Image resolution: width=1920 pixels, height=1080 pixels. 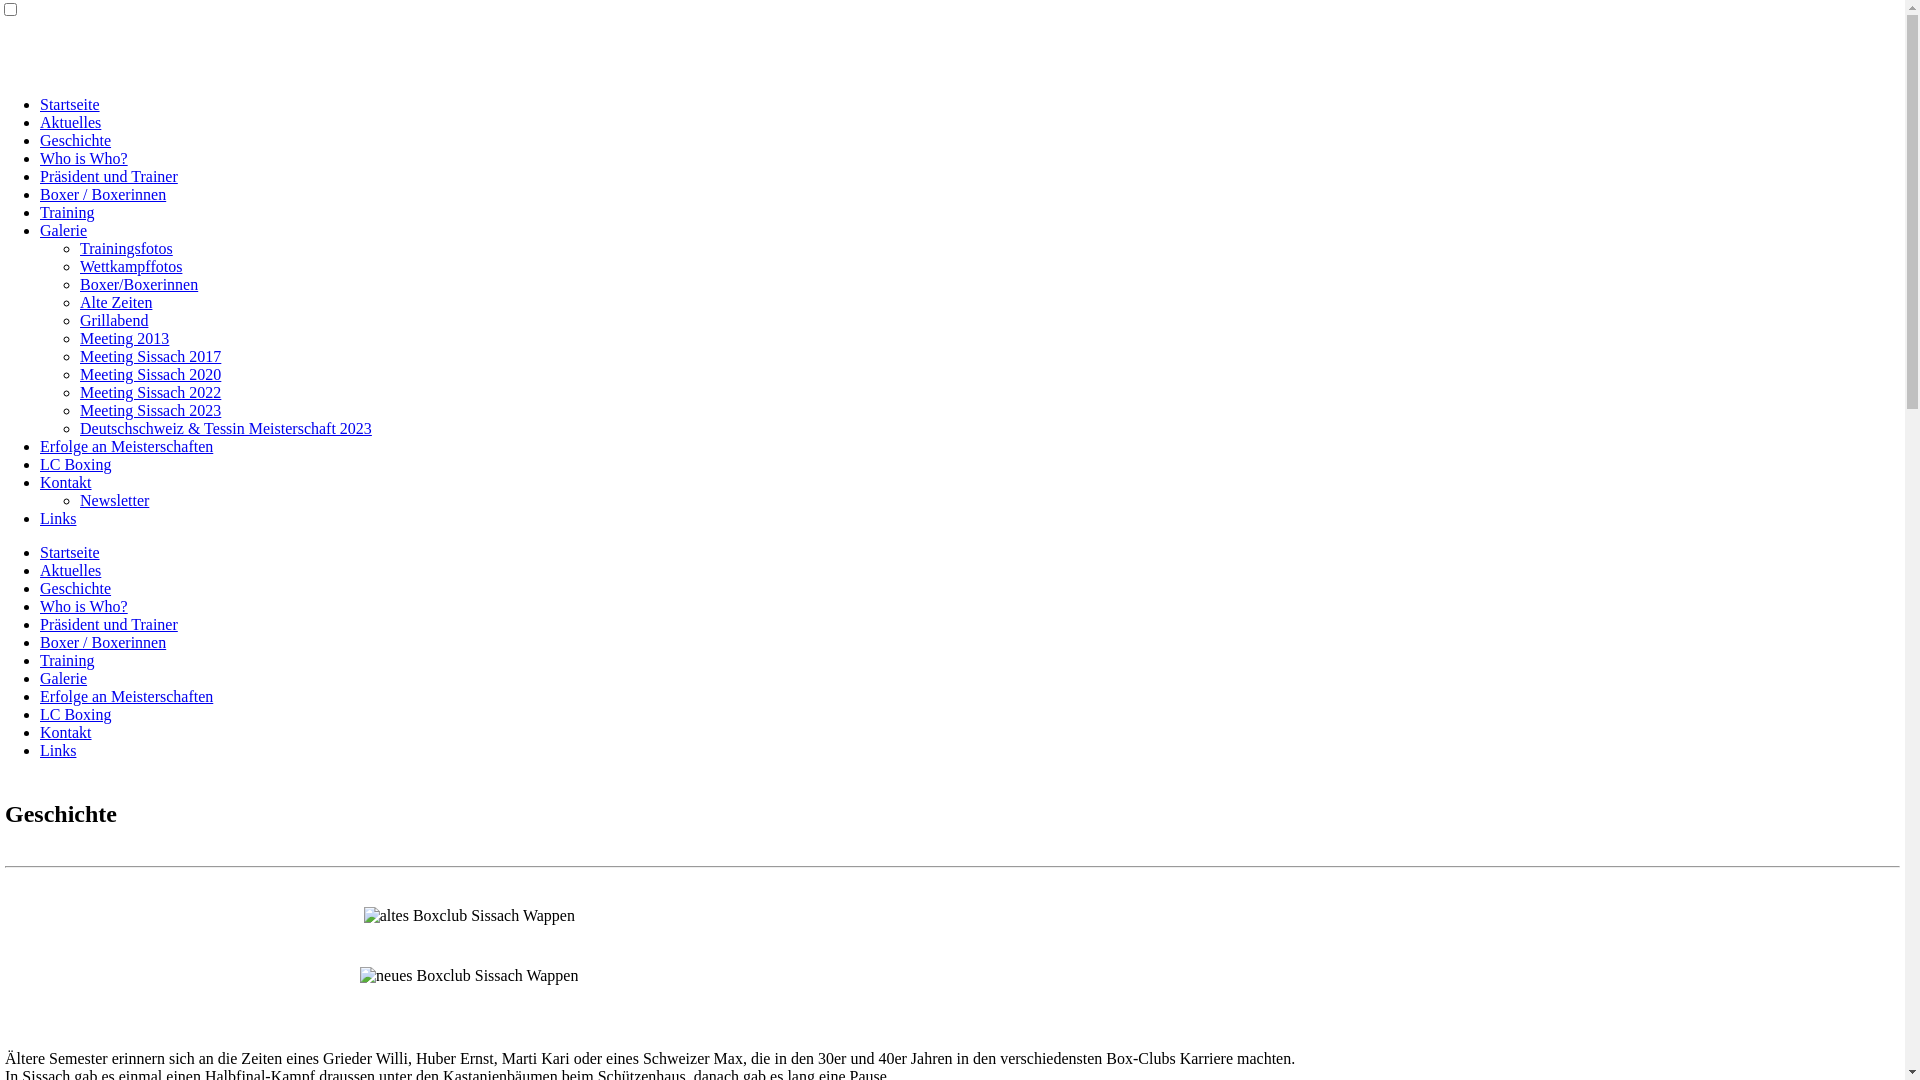 I want to click on 'Newsletter', so click(x=113, y=499).